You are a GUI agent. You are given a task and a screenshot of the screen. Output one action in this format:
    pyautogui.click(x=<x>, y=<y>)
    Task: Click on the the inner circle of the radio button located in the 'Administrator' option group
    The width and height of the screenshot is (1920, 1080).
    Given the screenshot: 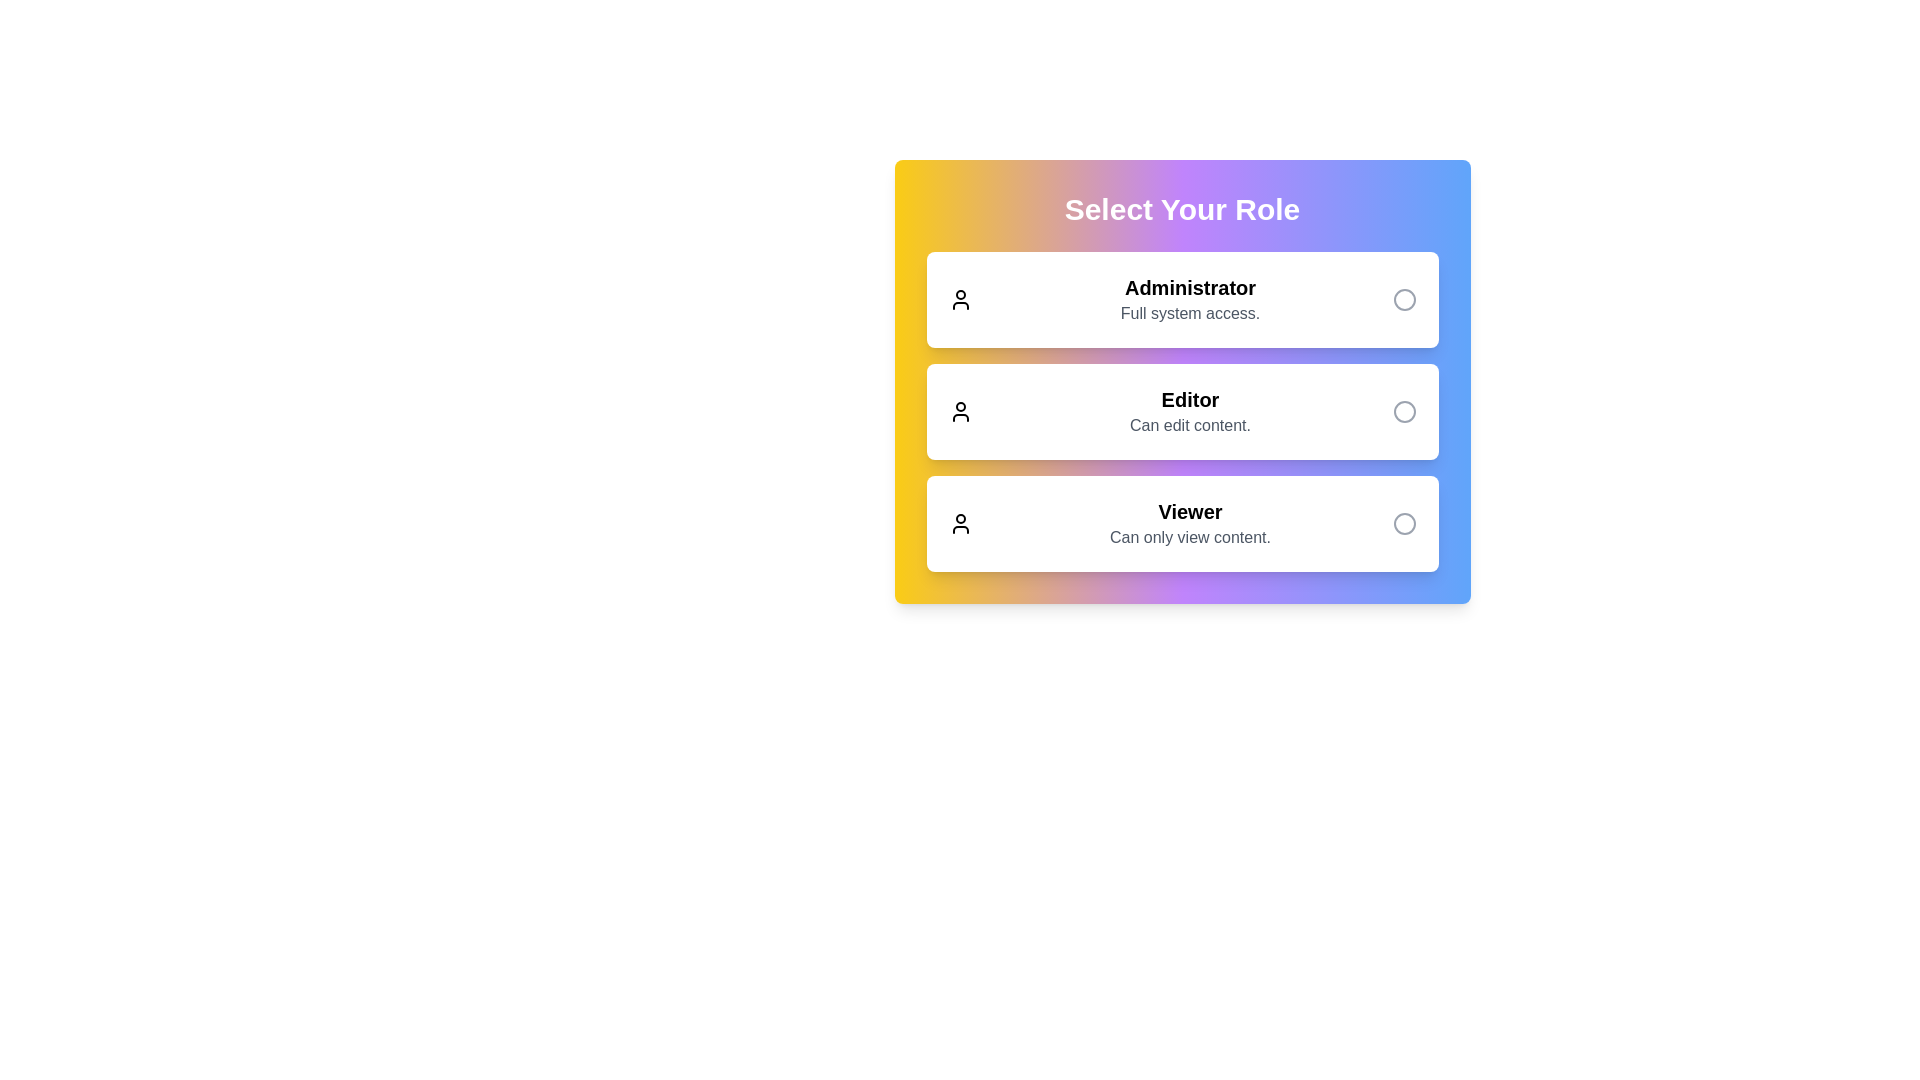 What is the action you would take?
    pyautogui.click(x=1403, y=300)
    